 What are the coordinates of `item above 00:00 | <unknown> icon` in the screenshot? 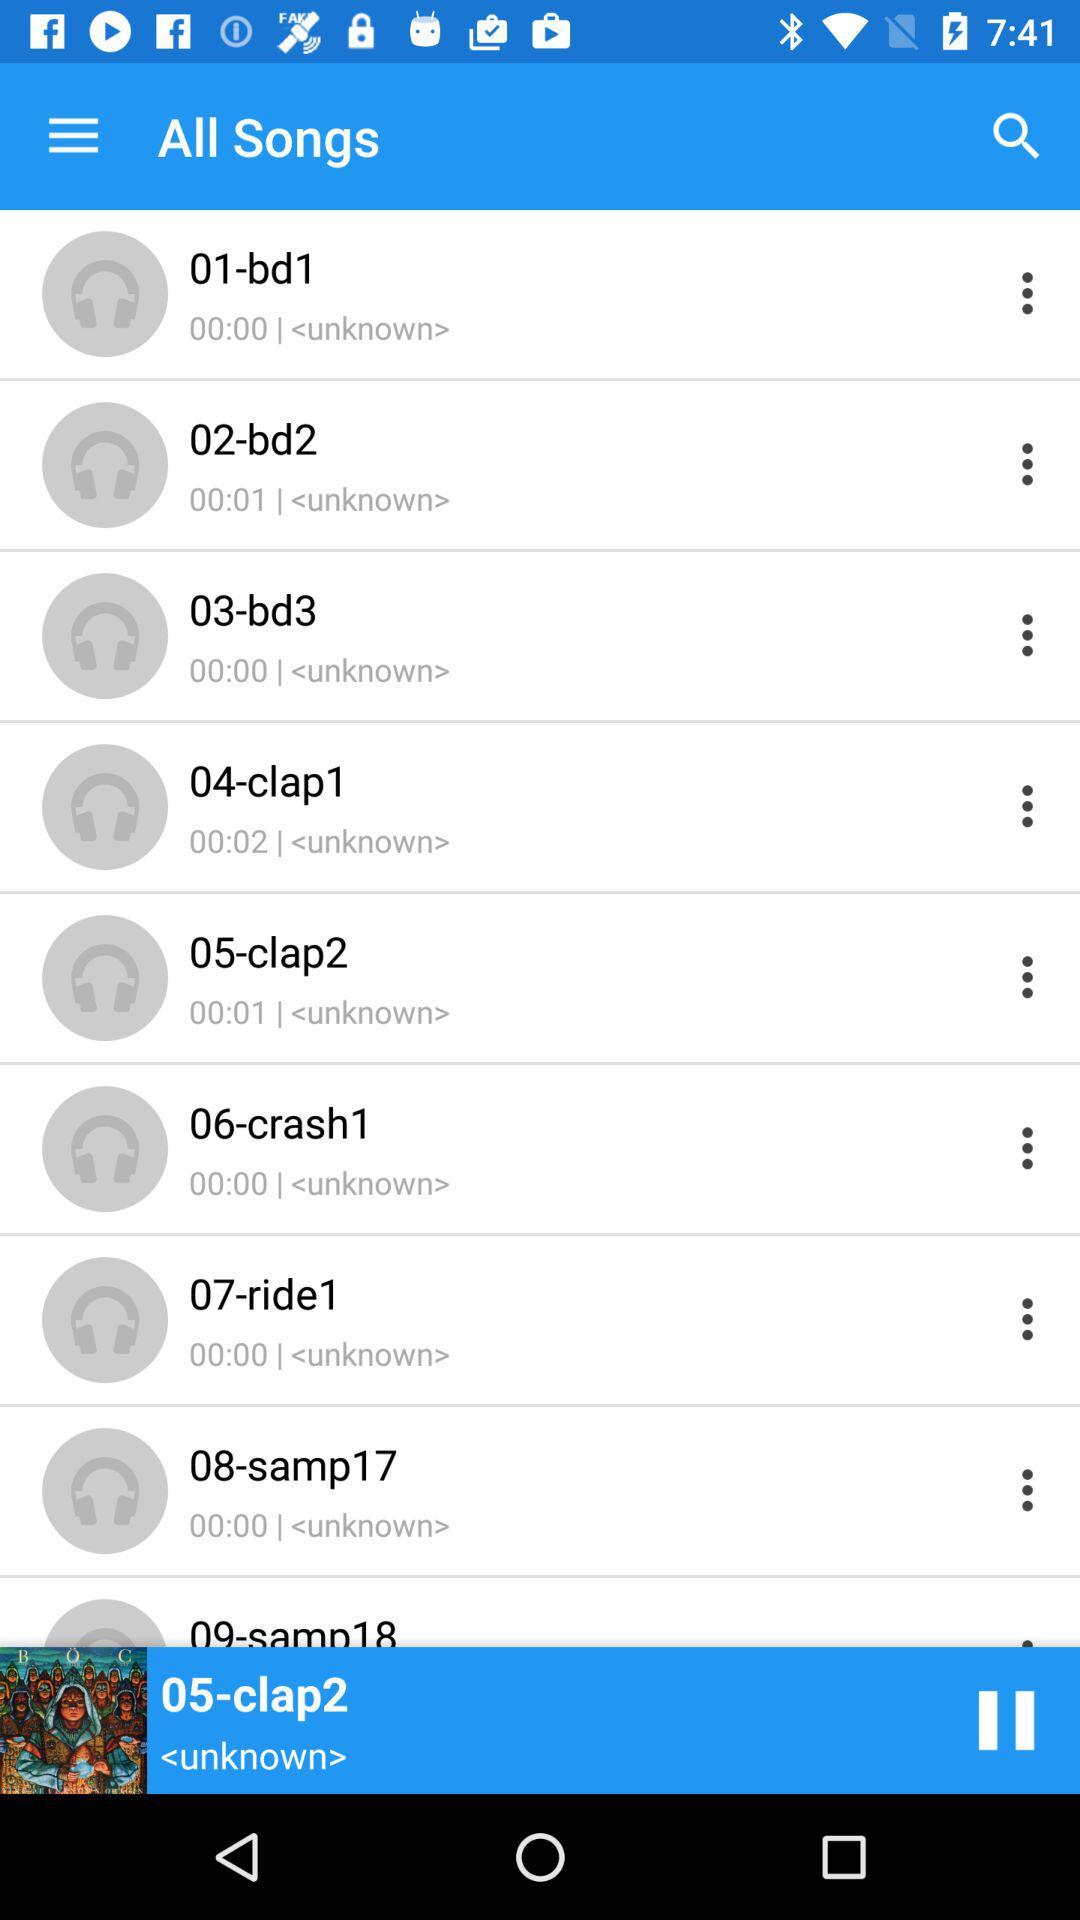 It's located at (591, 1292).